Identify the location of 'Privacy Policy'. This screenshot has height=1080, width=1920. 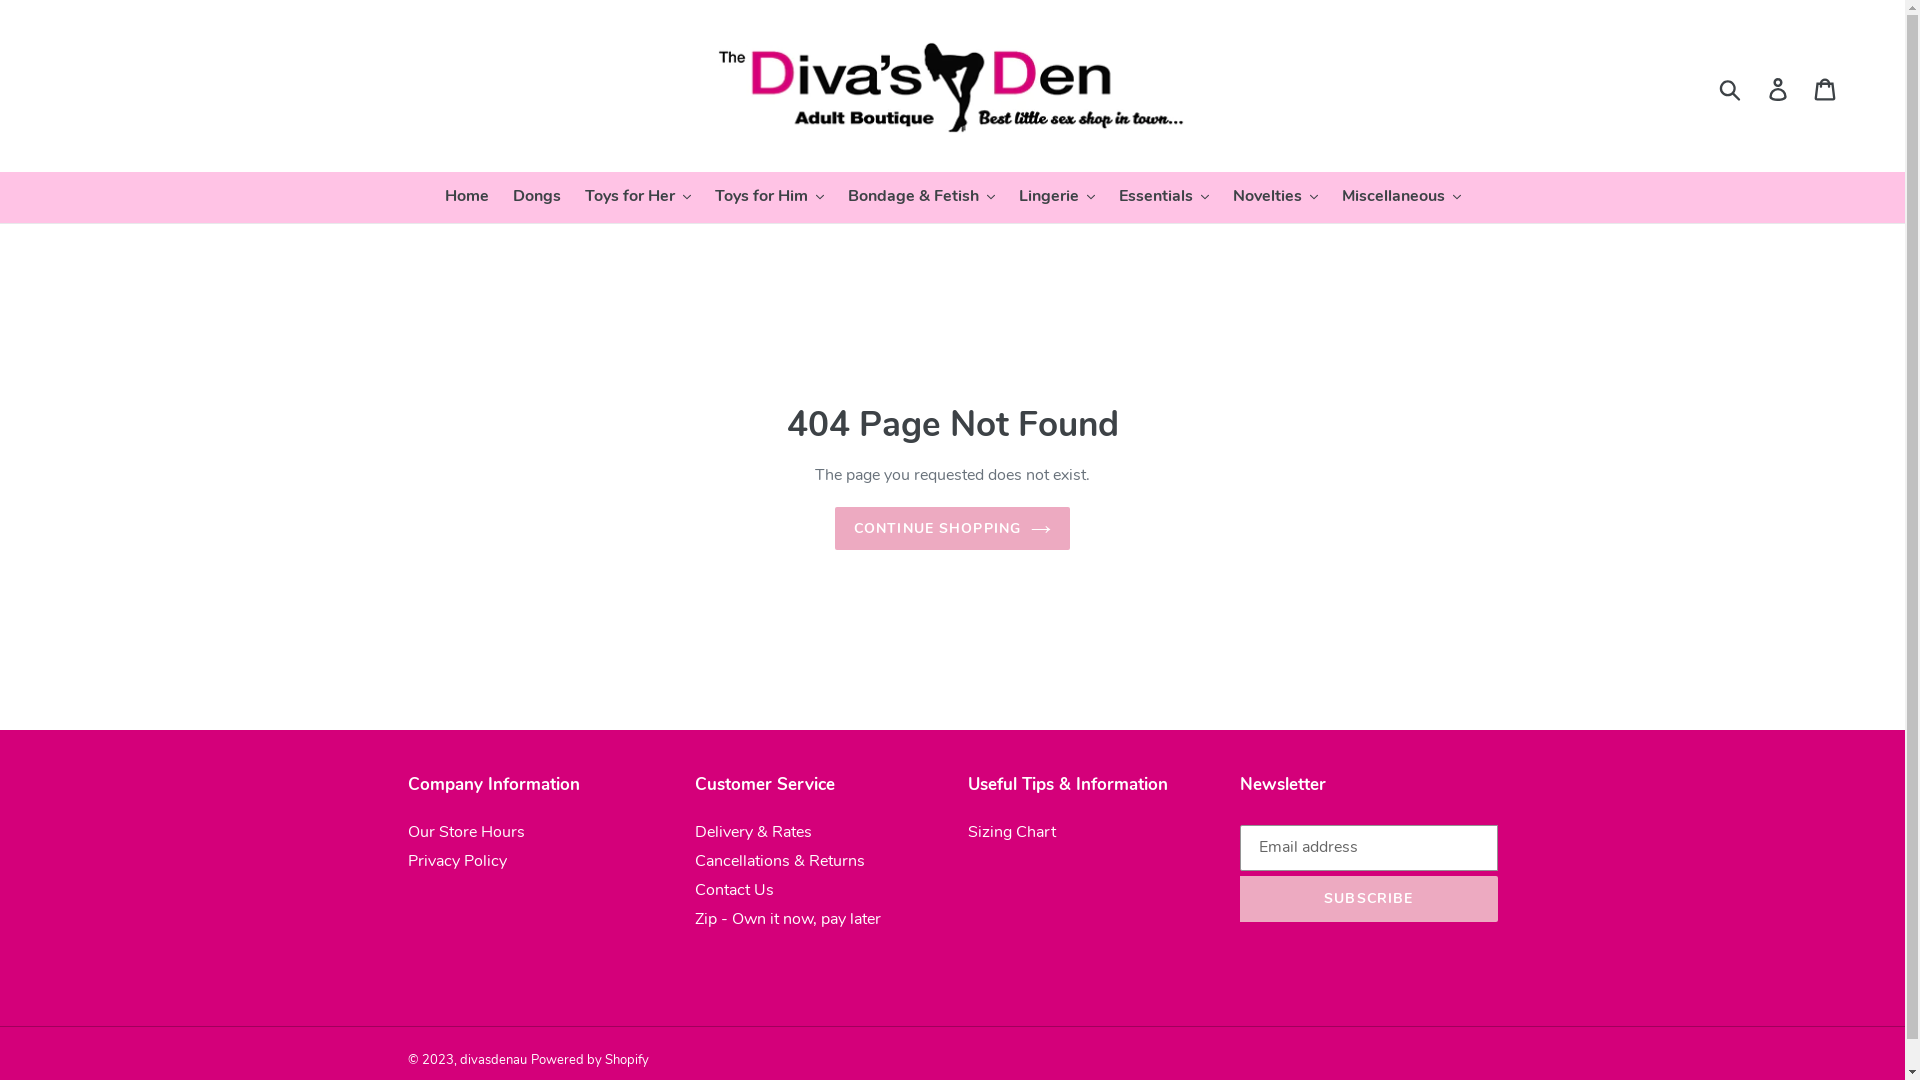
(456, 860).